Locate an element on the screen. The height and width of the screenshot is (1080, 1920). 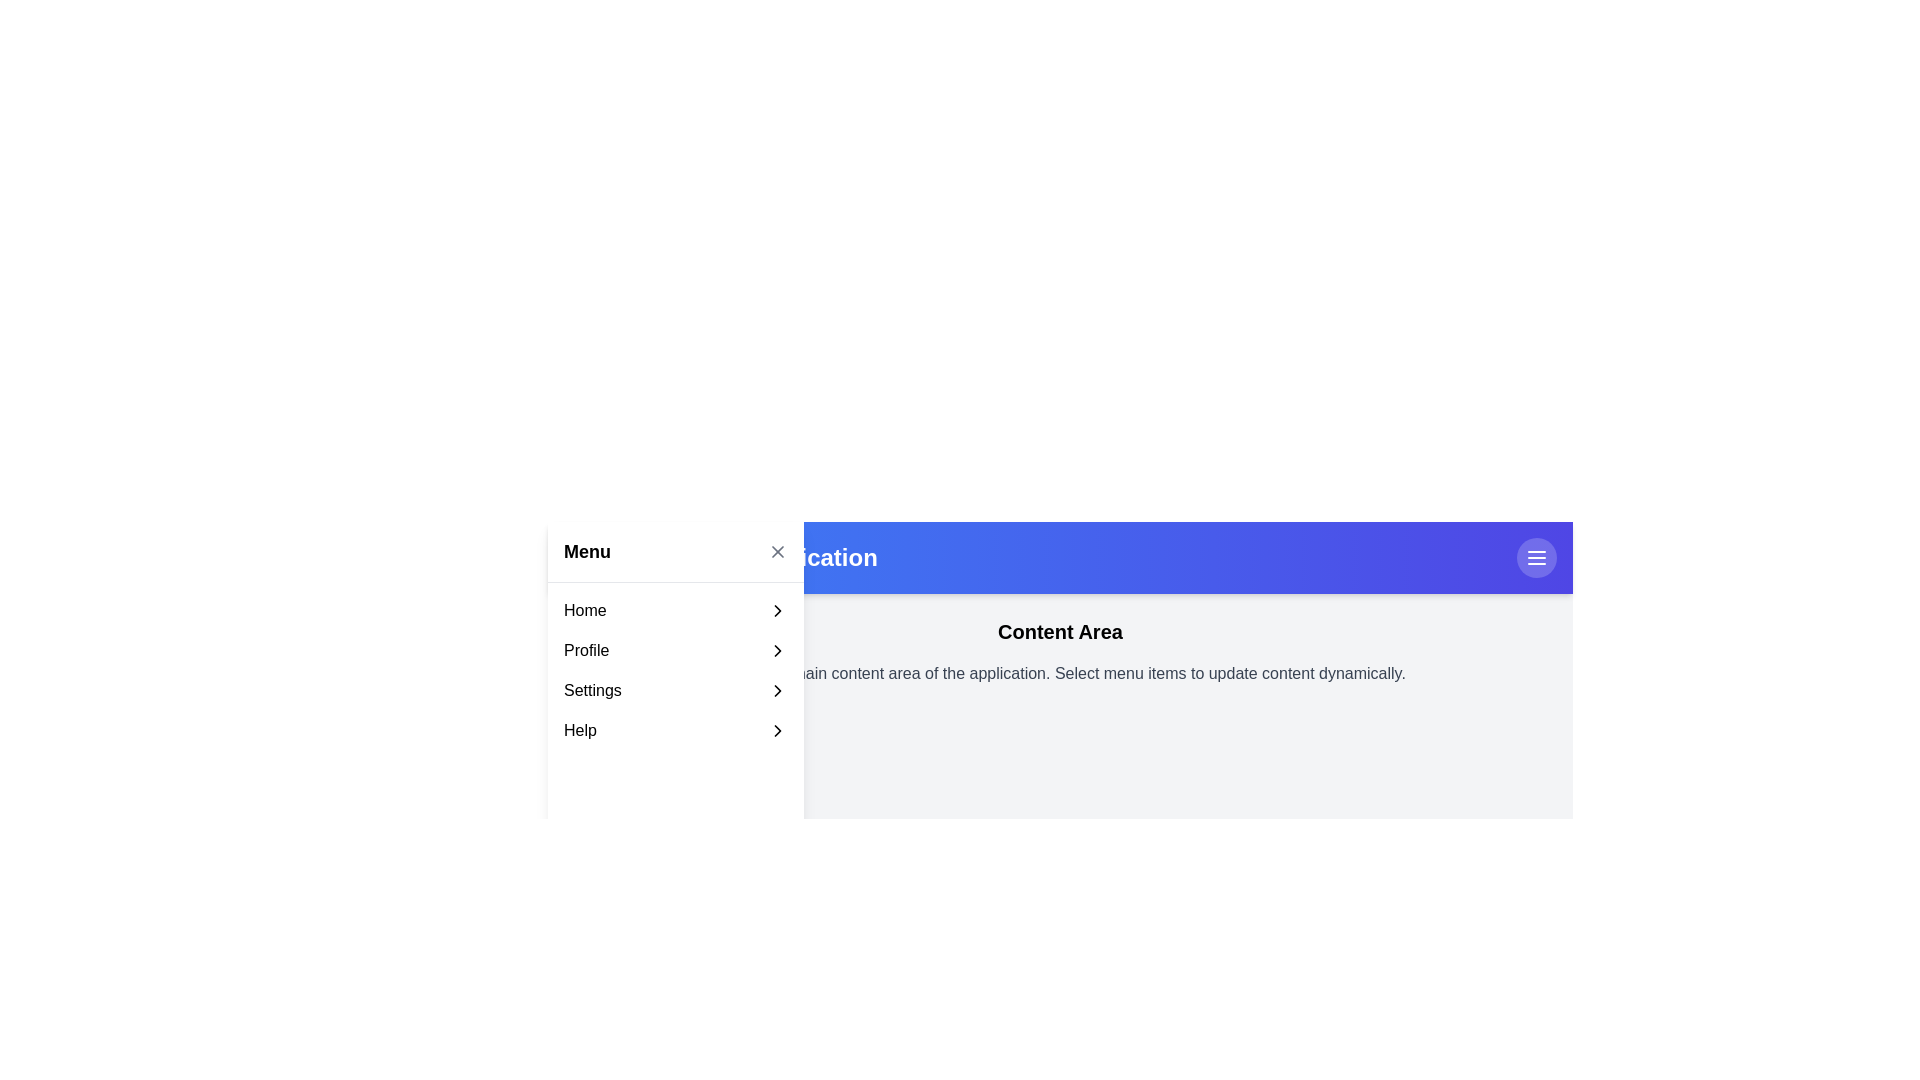
the static text content that instructs users to select menu items to update content dynamically, which is styled in a smaller, gray font and located below the title 'Content Area' is located at coordinates (1059, 674).